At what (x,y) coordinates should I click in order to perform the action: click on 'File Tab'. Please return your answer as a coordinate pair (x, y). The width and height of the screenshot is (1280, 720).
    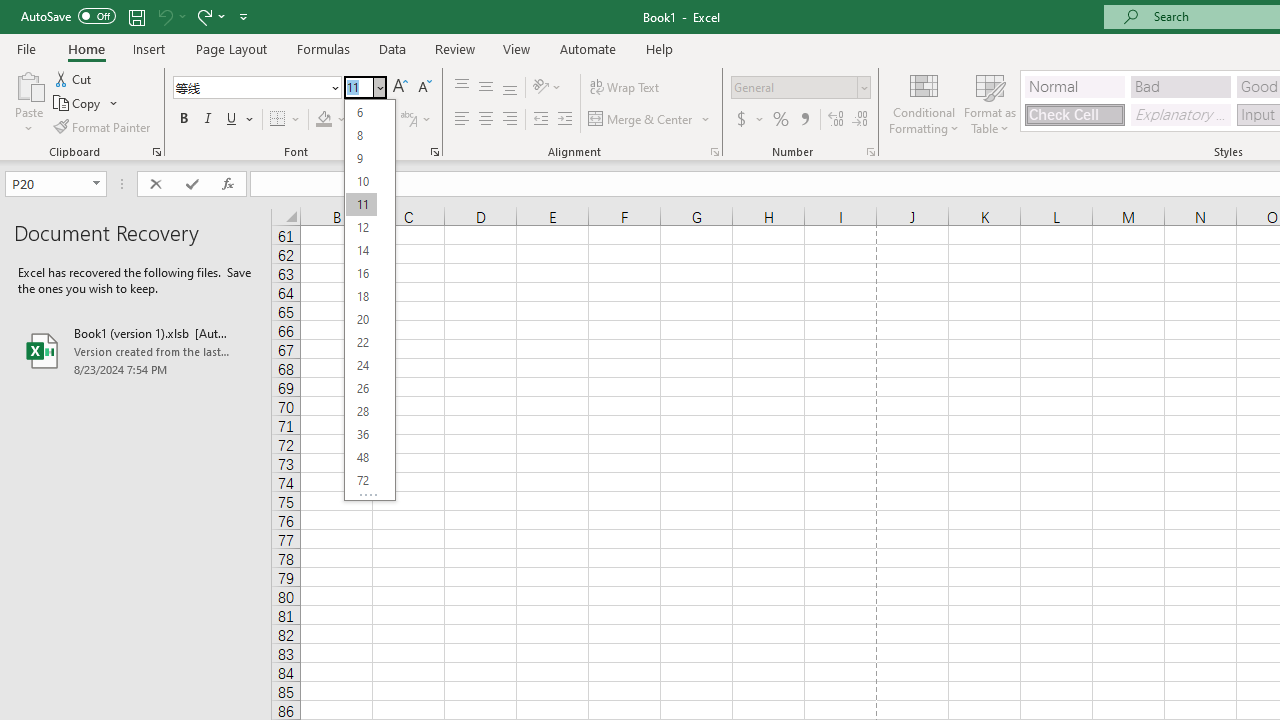
    Looking at the image, I should click on (26, 47).